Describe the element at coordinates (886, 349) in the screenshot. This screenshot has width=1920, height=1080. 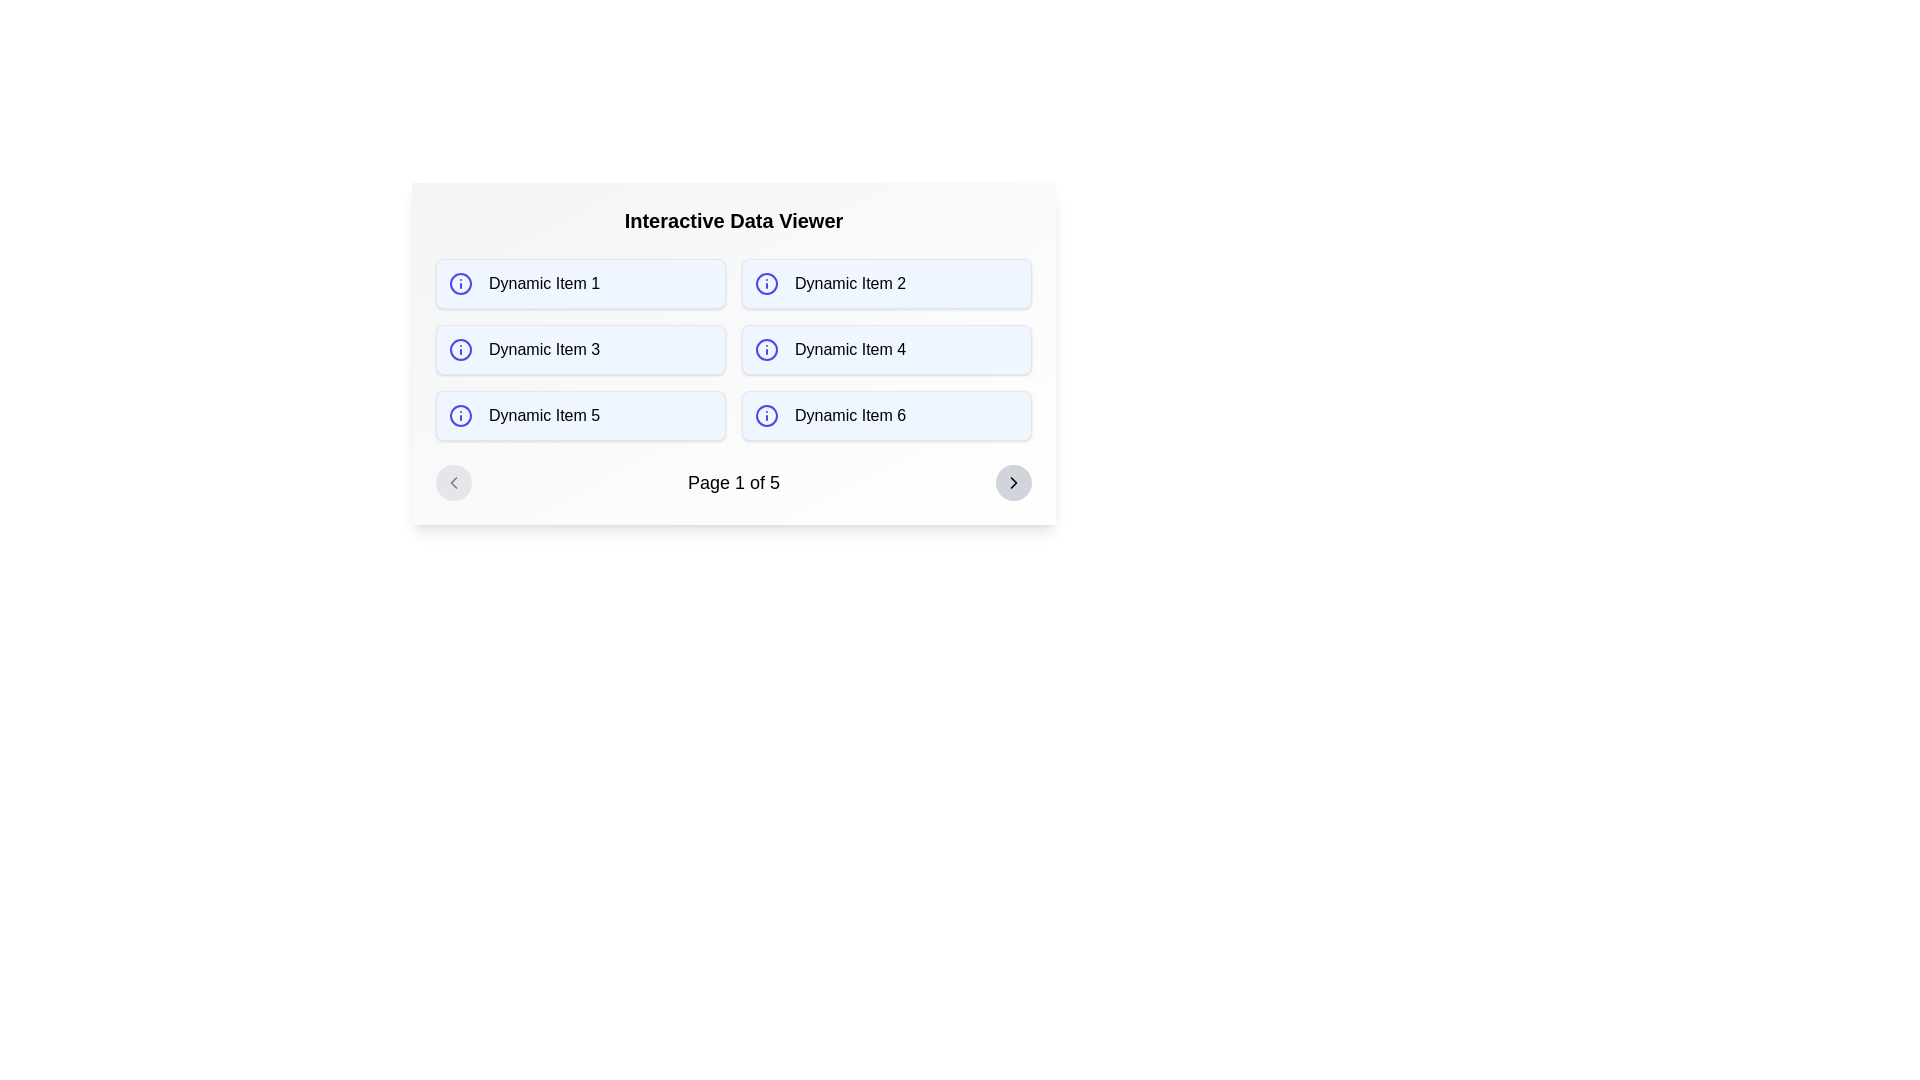
I see `the button labeled 'Dynamic Item 4'` at that location.